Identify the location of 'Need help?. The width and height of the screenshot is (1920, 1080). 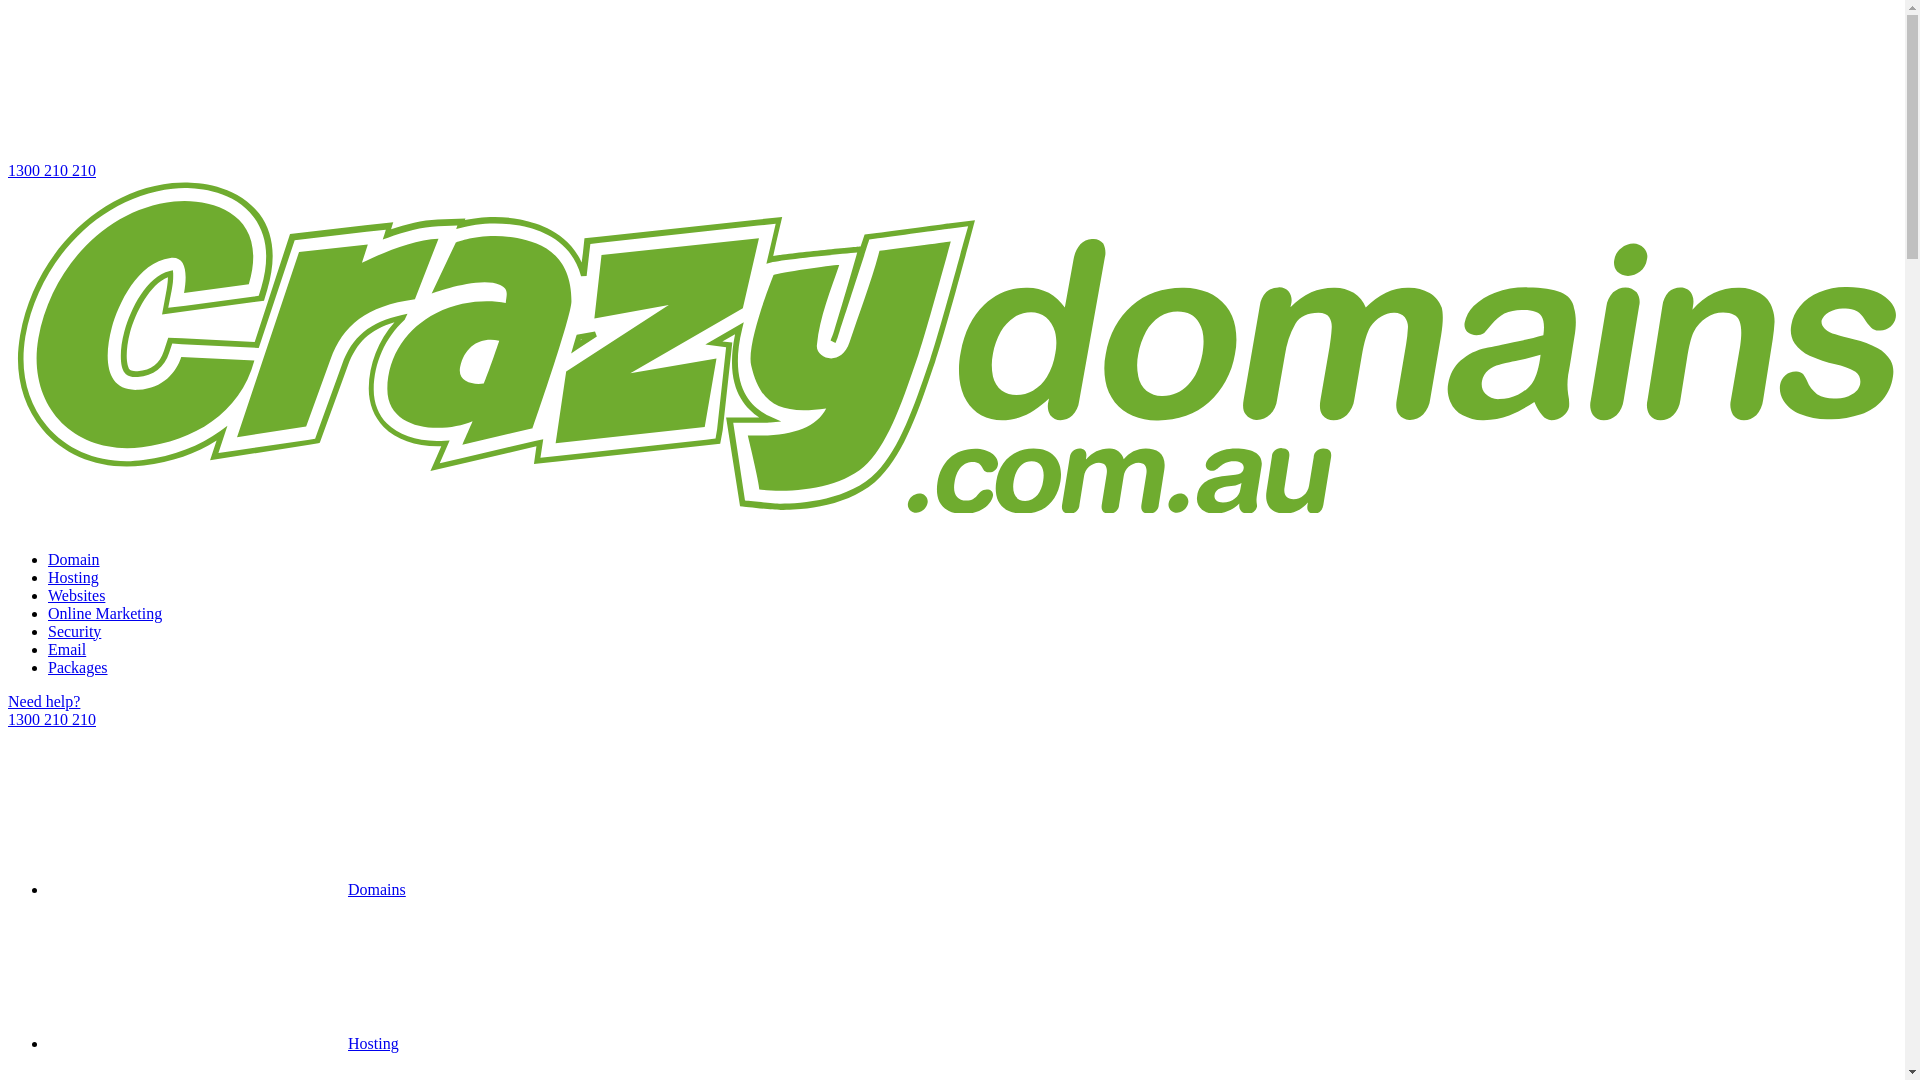
(951, 709).